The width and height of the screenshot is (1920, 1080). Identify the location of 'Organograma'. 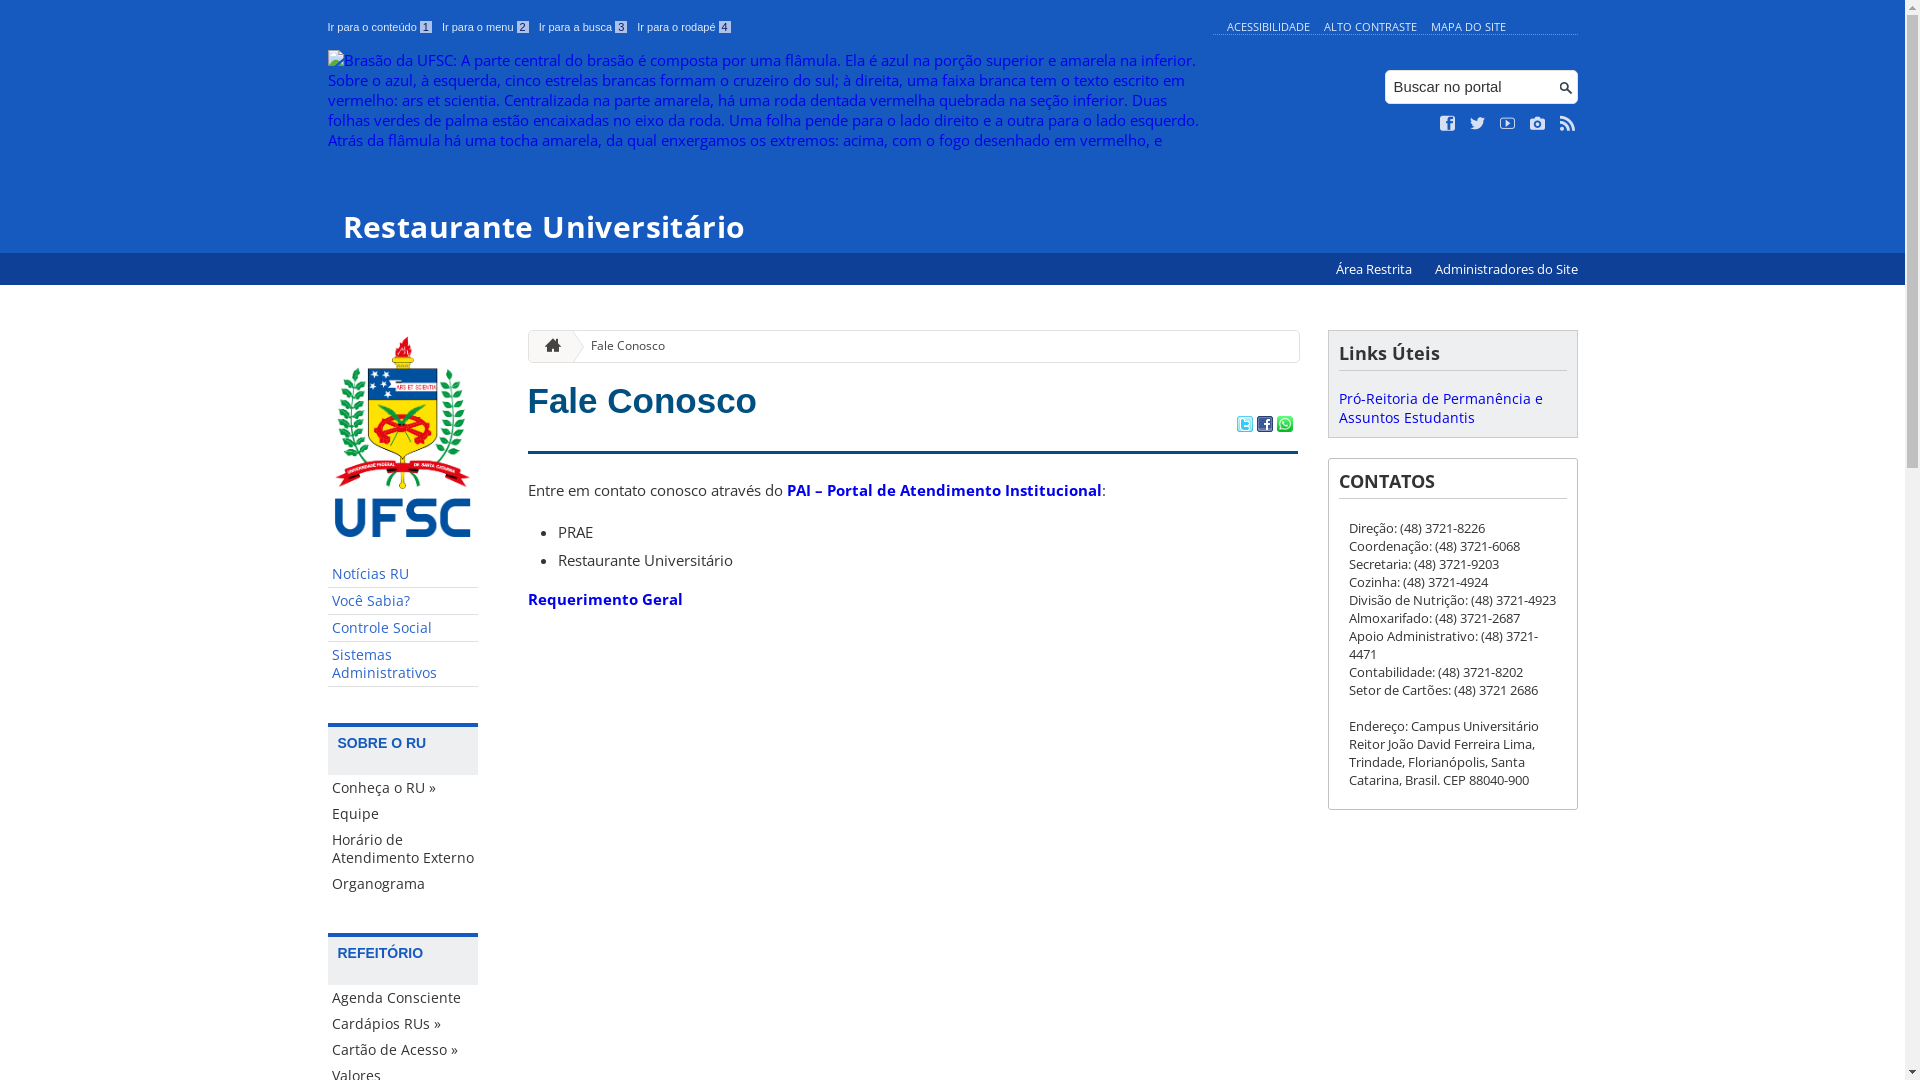
(327, 882).